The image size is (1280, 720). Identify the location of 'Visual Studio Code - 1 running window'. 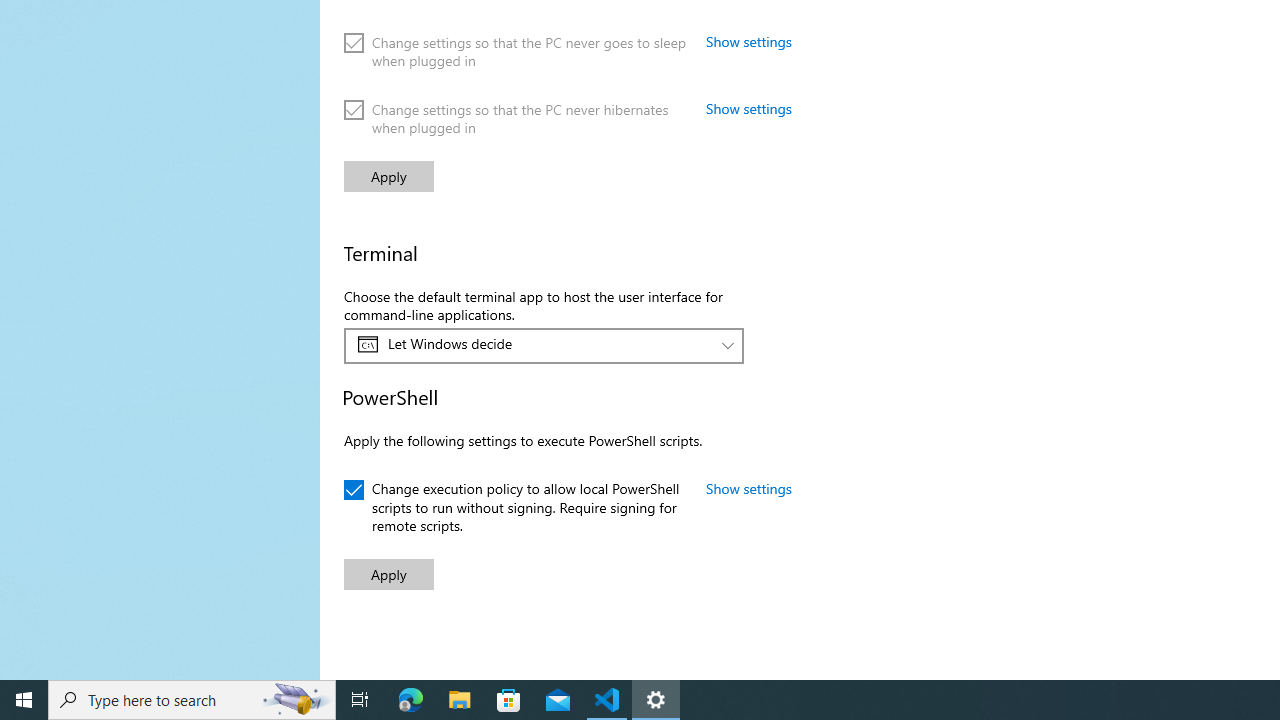
(606, 698).